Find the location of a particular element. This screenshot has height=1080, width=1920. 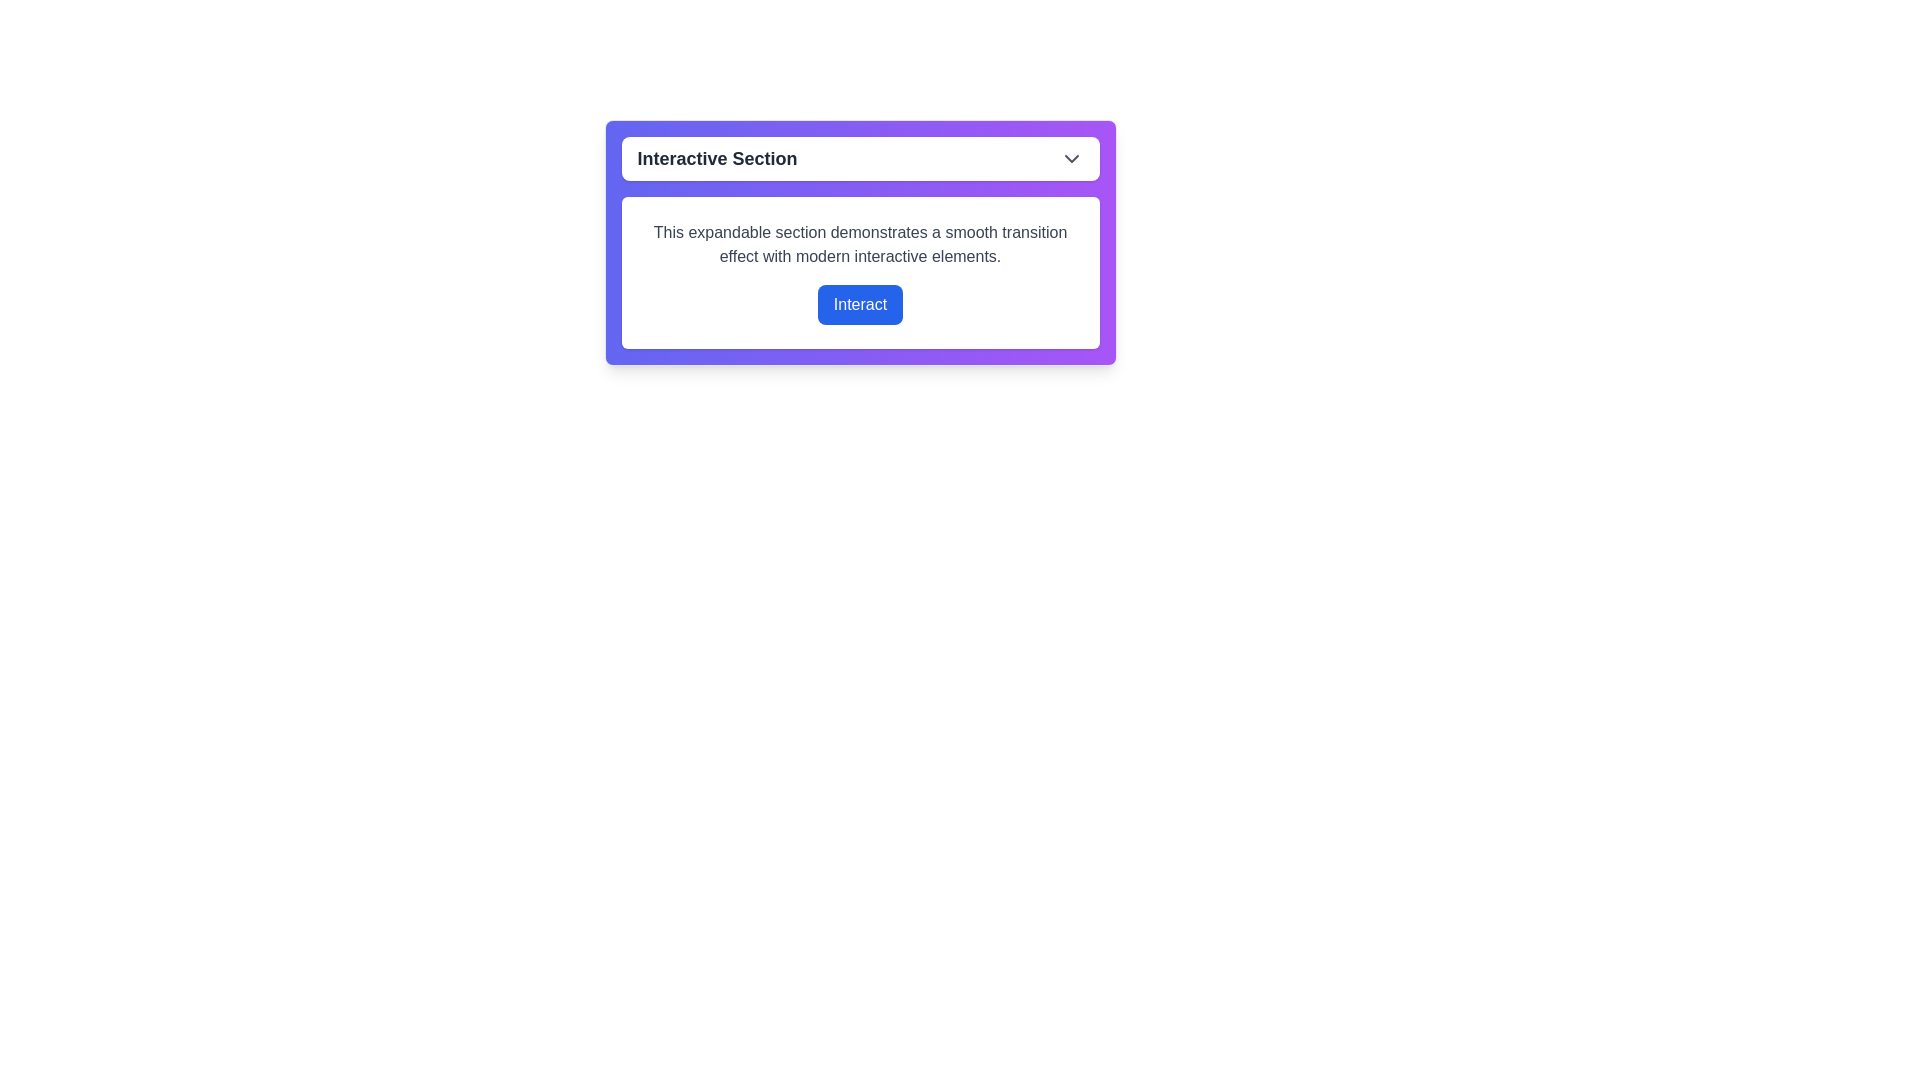

the SVG icon resembling a downward-pointing chevron arrow, located to the right of the 'Interactive Section' text is located at coordinates (1070, 157).